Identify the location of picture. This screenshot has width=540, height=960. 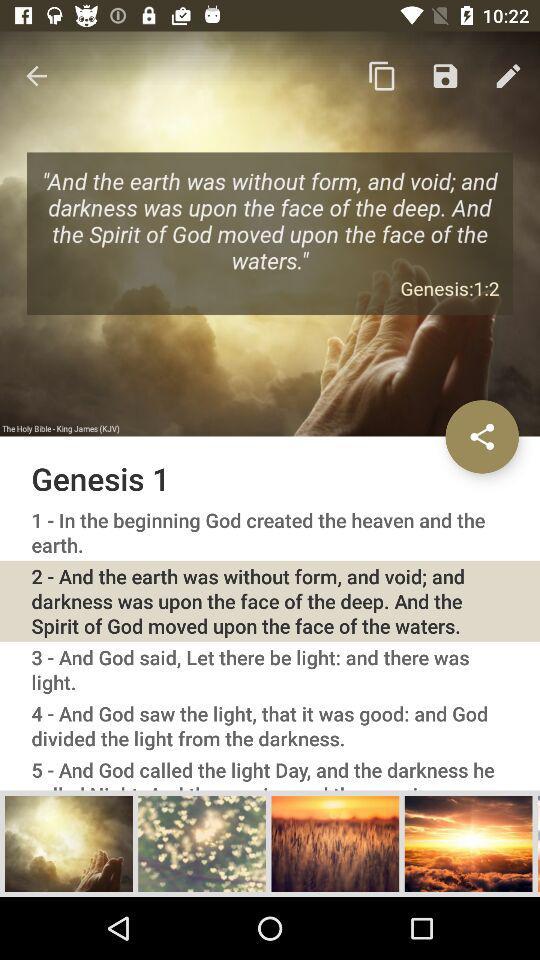
(202, 842).